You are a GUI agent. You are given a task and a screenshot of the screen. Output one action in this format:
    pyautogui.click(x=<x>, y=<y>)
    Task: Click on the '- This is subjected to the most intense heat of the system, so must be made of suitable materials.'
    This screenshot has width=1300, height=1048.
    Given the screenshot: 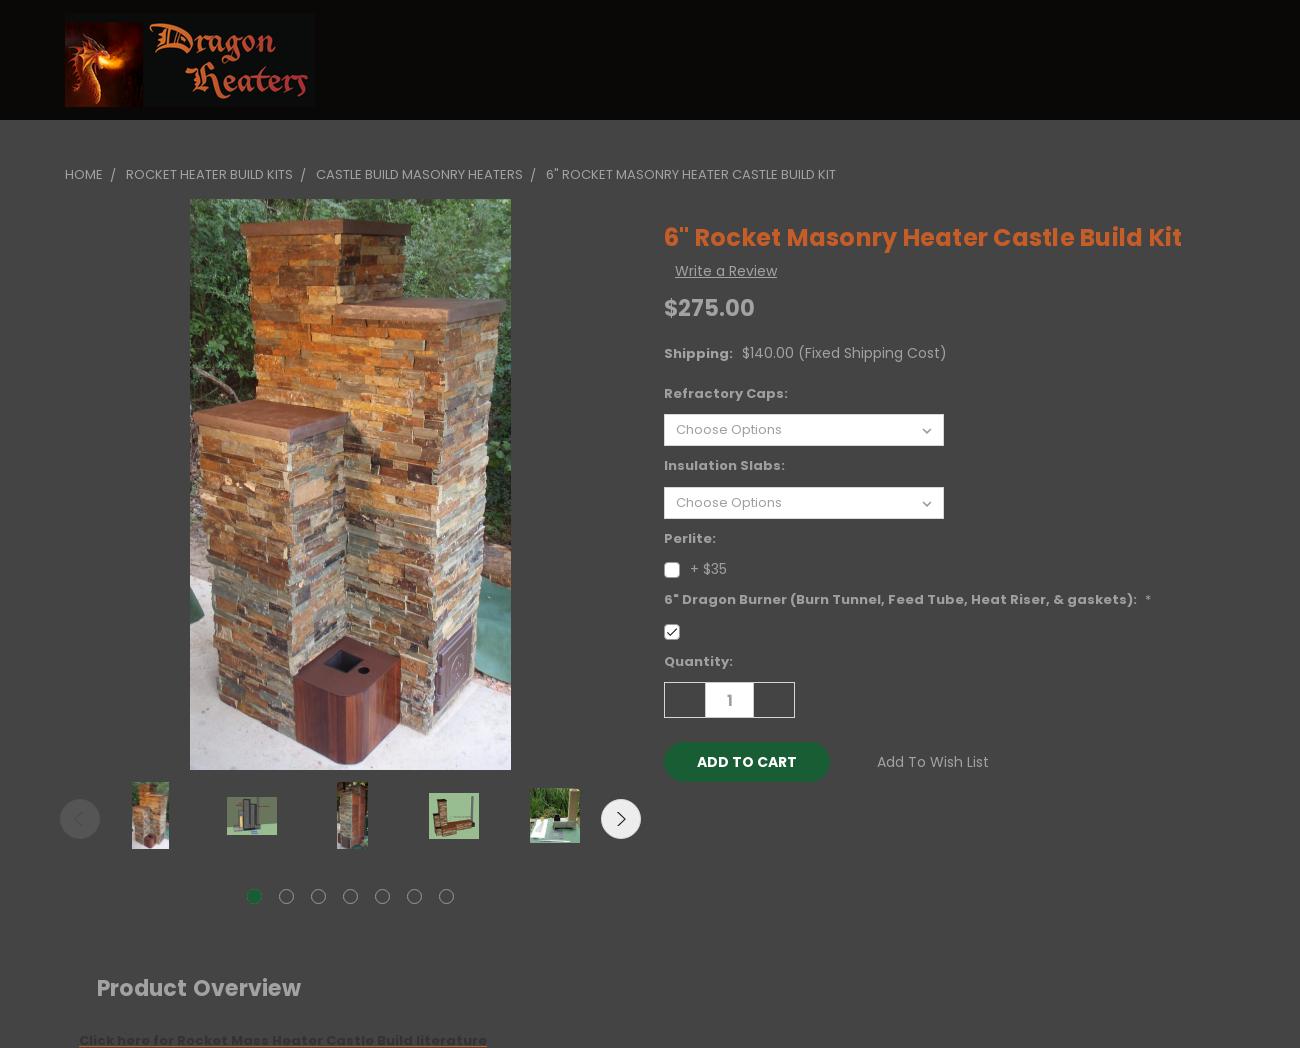 What is the action you would take?
    pyautogui.click(x=571, y=59)
    